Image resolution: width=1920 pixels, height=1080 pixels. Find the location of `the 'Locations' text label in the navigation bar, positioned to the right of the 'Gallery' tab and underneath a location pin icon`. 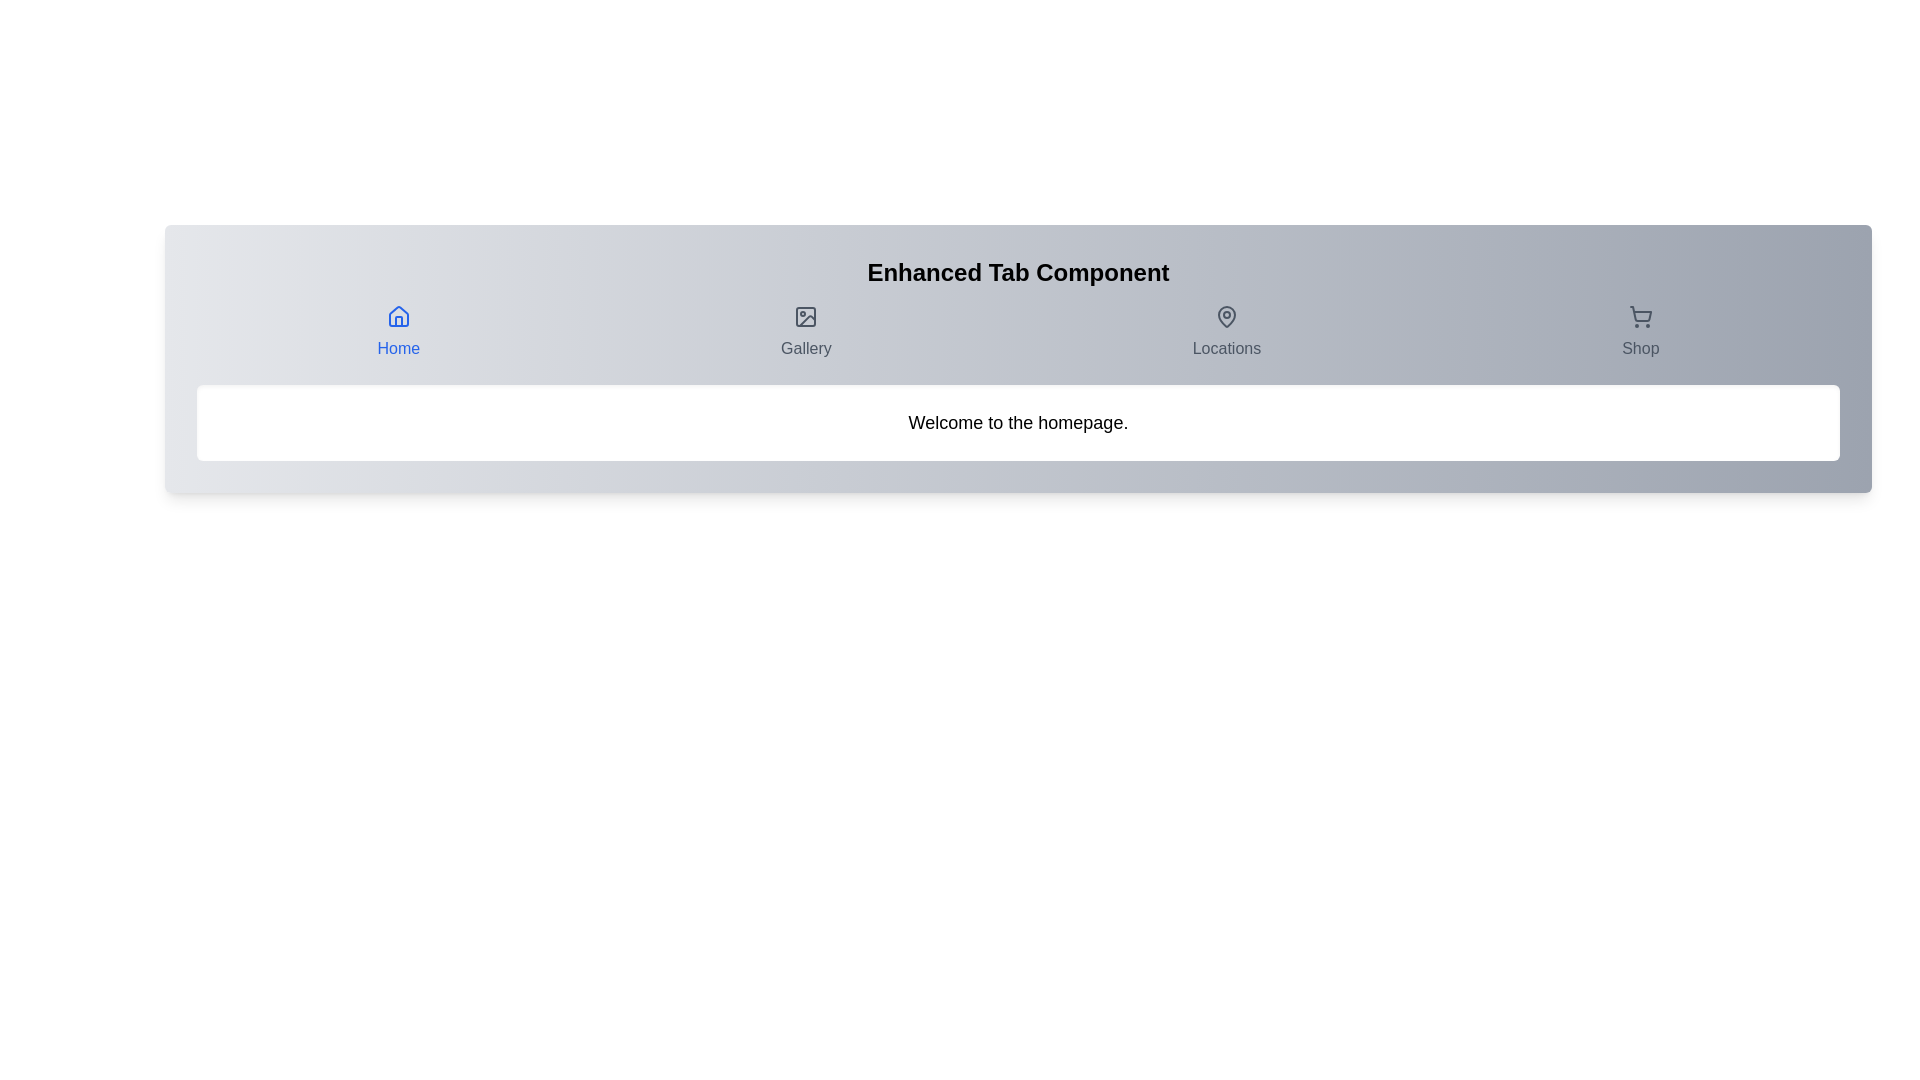

the 'Locations' text label in the navigation bar, positioned to the right of the 'Gallery' tab and underneath a location pin icon is located at coordinates (1225, 347).